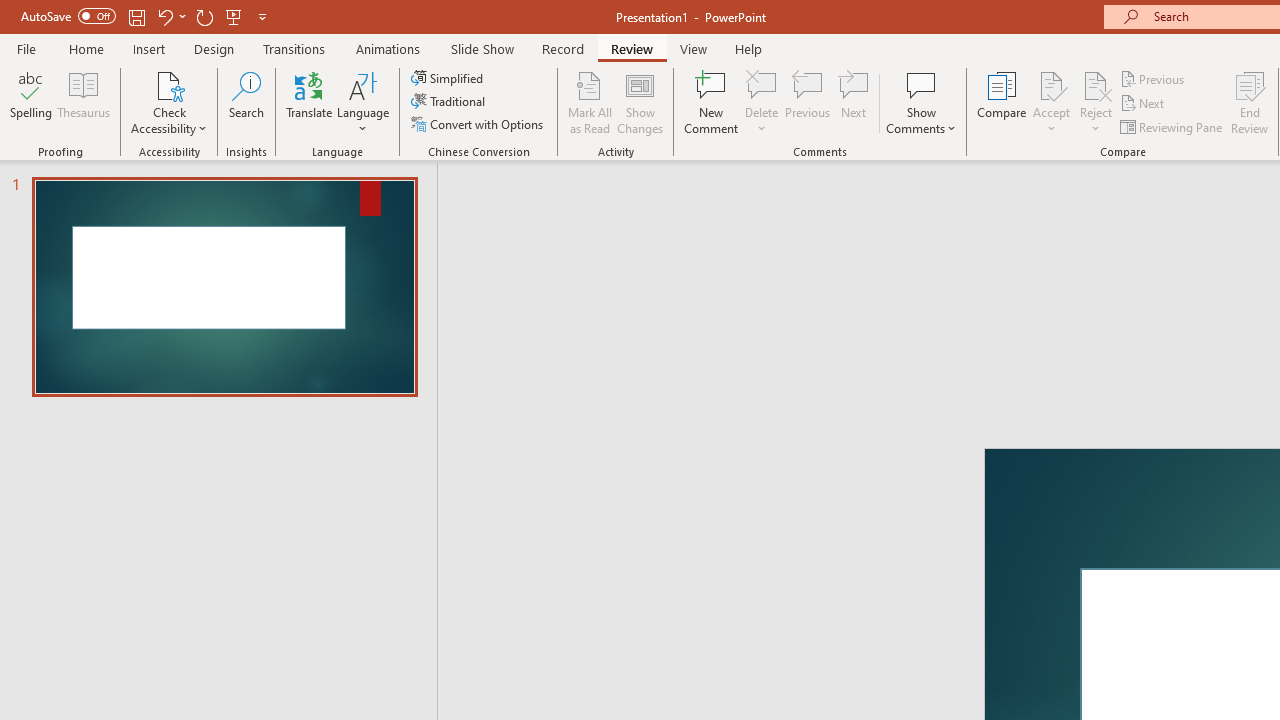 The height and width of the screenshot is (720, 1280). Describe the element at coordinates (1144, 103) in the screenshot. I see `'Next'` at that location.